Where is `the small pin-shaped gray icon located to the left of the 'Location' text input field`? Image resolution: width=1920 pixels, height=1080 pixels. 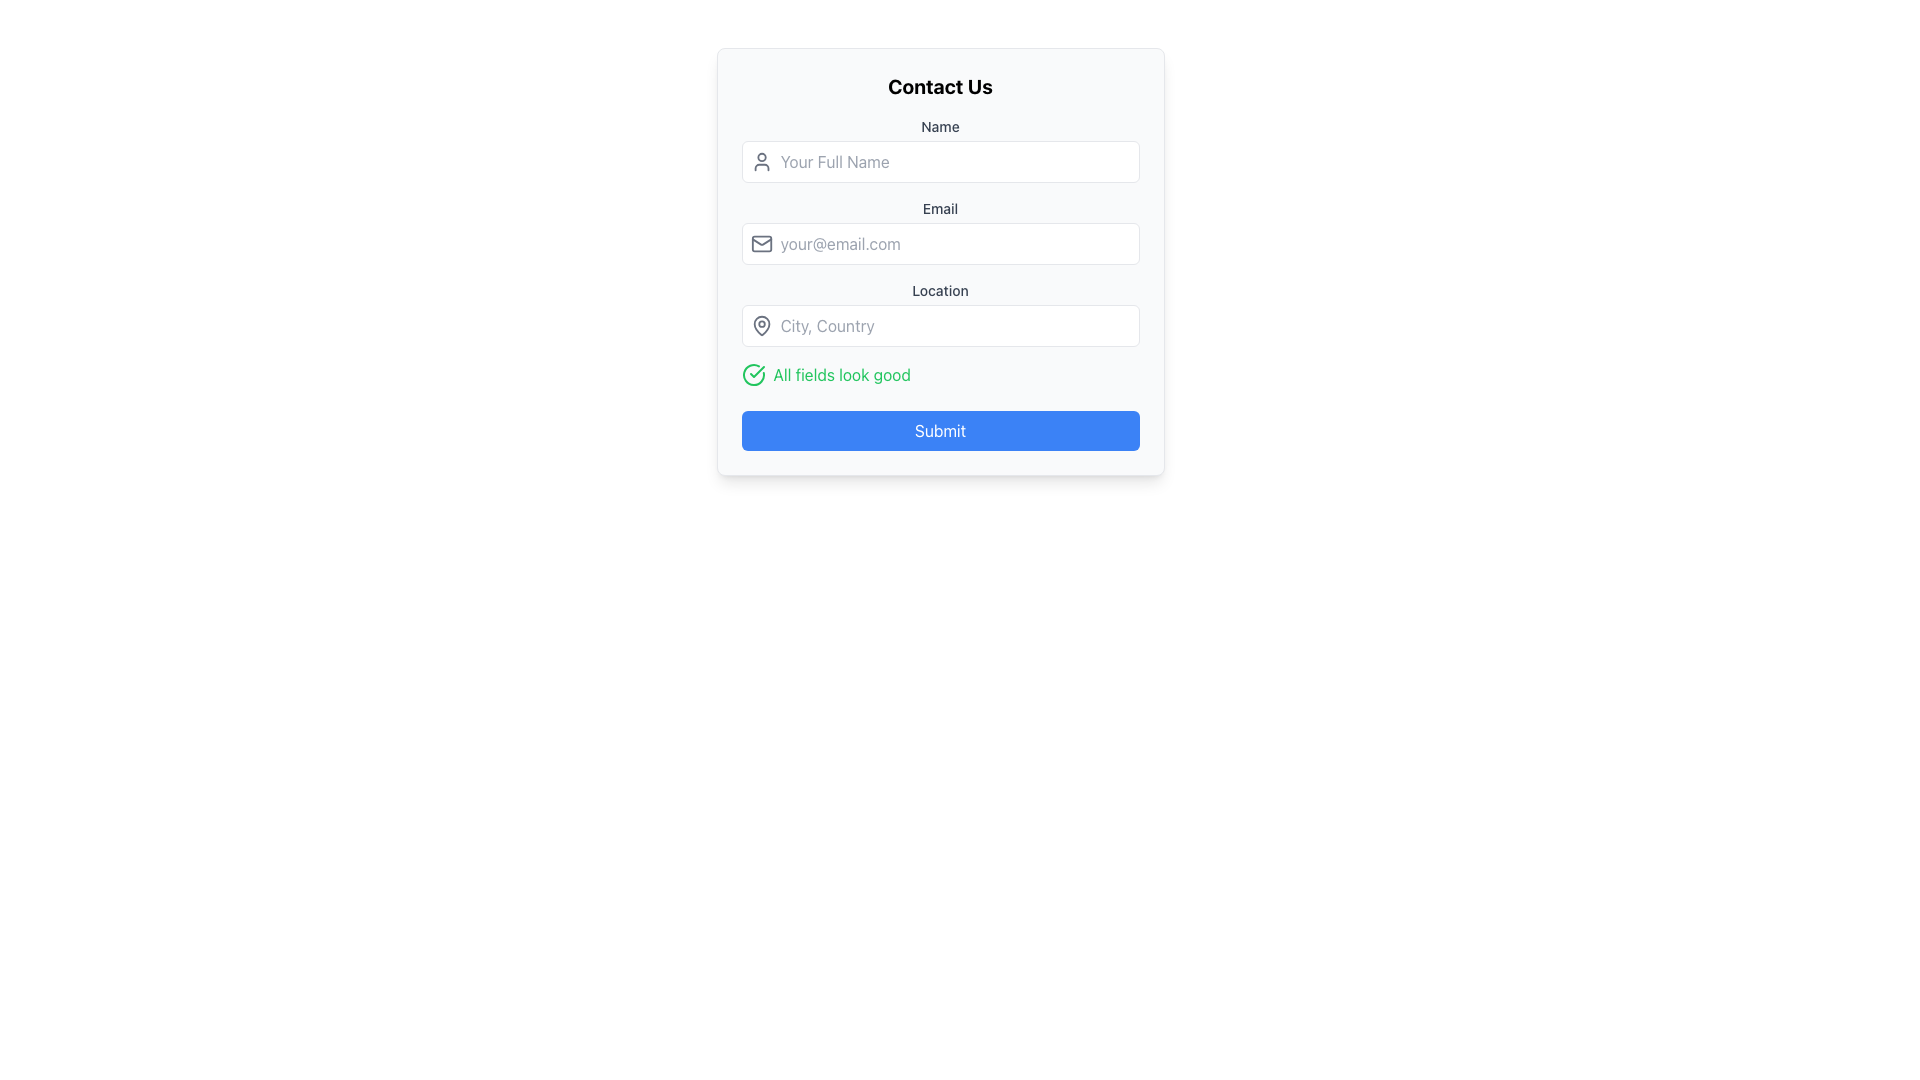 the small pin-shaped gray icon located to the left of the 'Location' text input field is located at coordinates (760, 325).